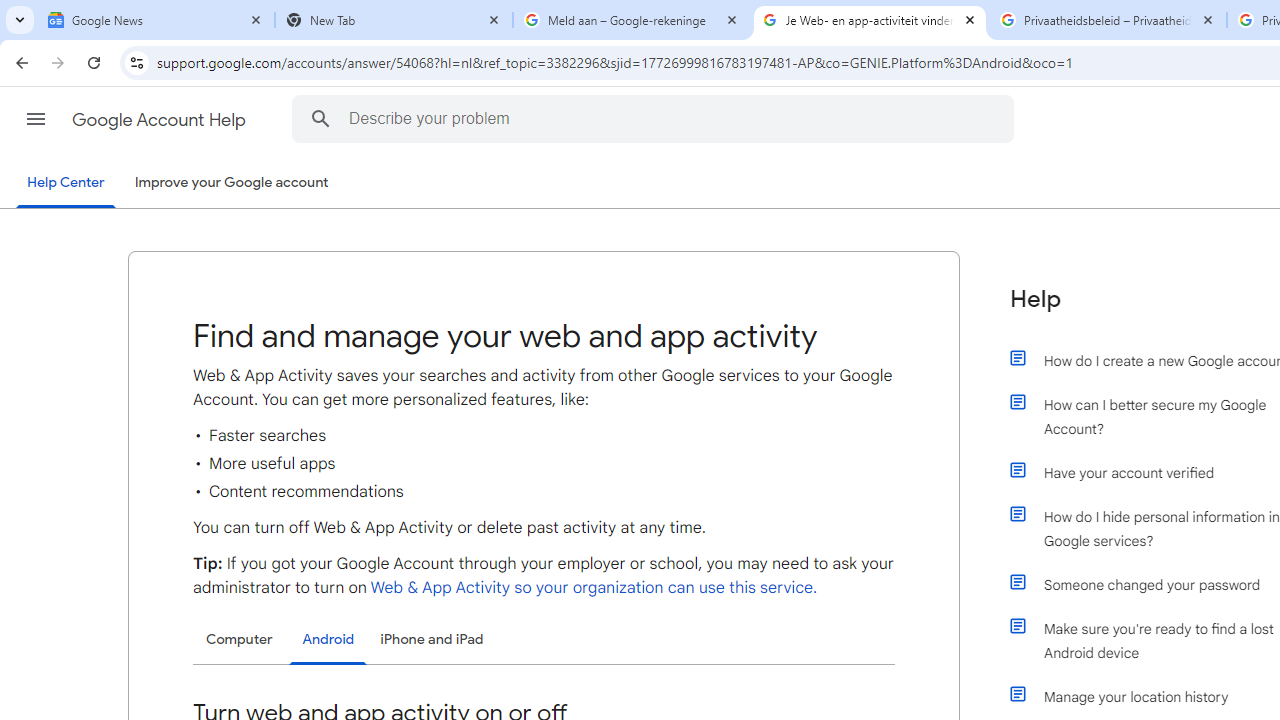  What do you see at coordinates (135, 61) in the screenshot?
I see `'View site information'` at bounding box center [135, 61].